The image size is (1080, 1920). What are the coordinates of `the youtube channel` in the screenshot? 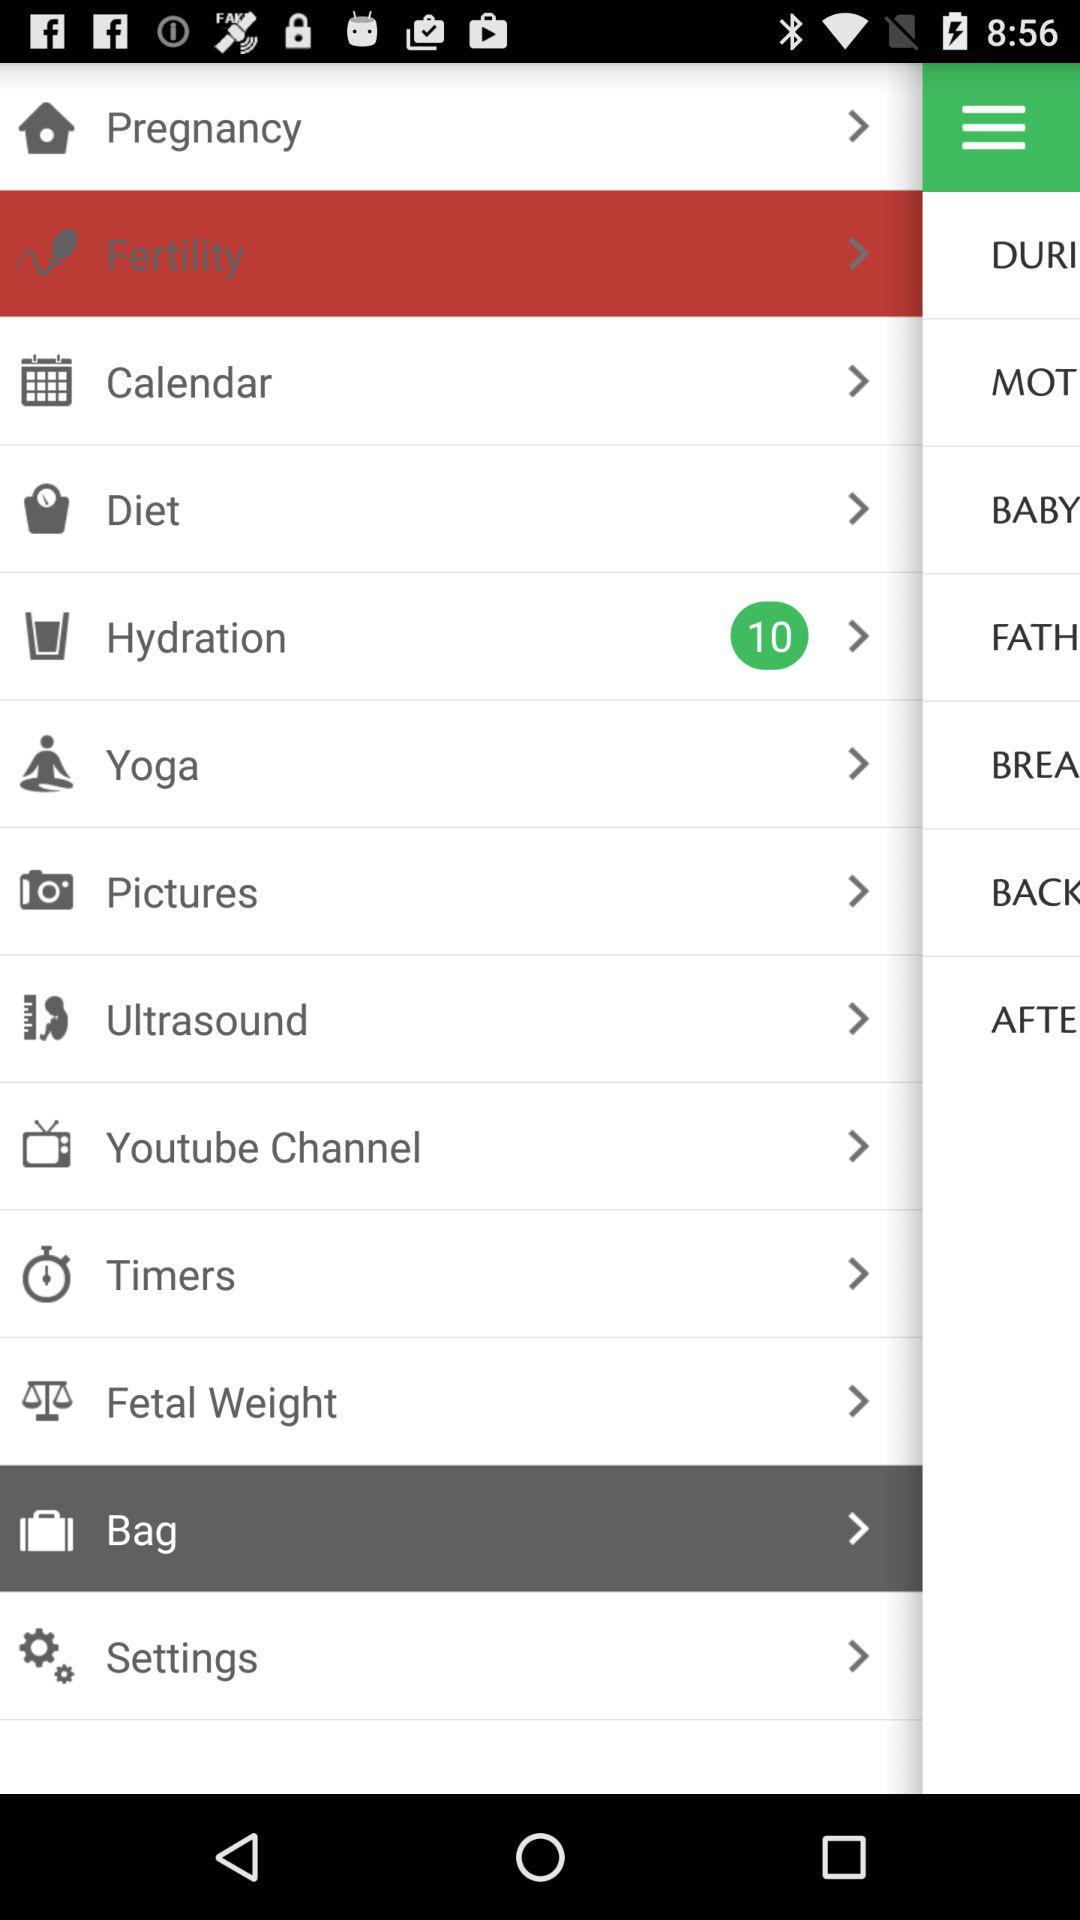 It's located at (457, 1146).